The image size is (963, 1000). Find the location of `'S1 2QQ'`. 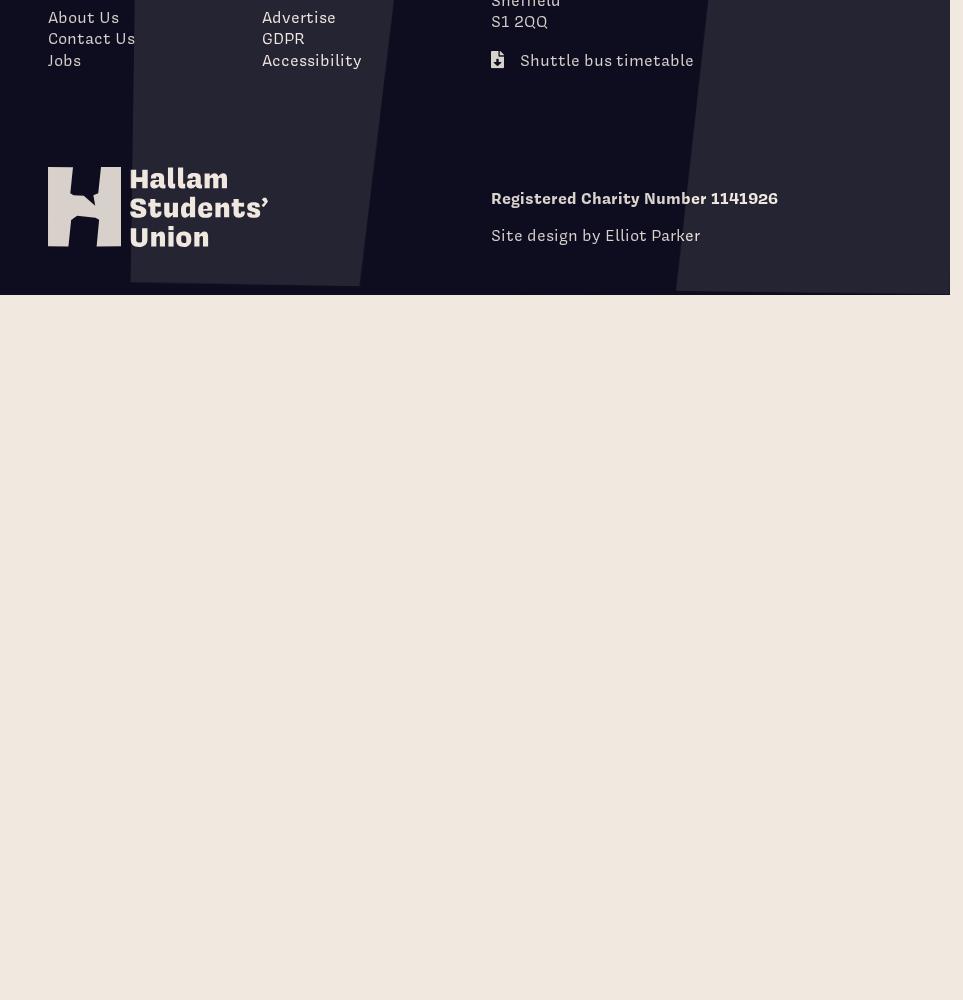

'S1 2QQ' is located at coordinates (519, 21).